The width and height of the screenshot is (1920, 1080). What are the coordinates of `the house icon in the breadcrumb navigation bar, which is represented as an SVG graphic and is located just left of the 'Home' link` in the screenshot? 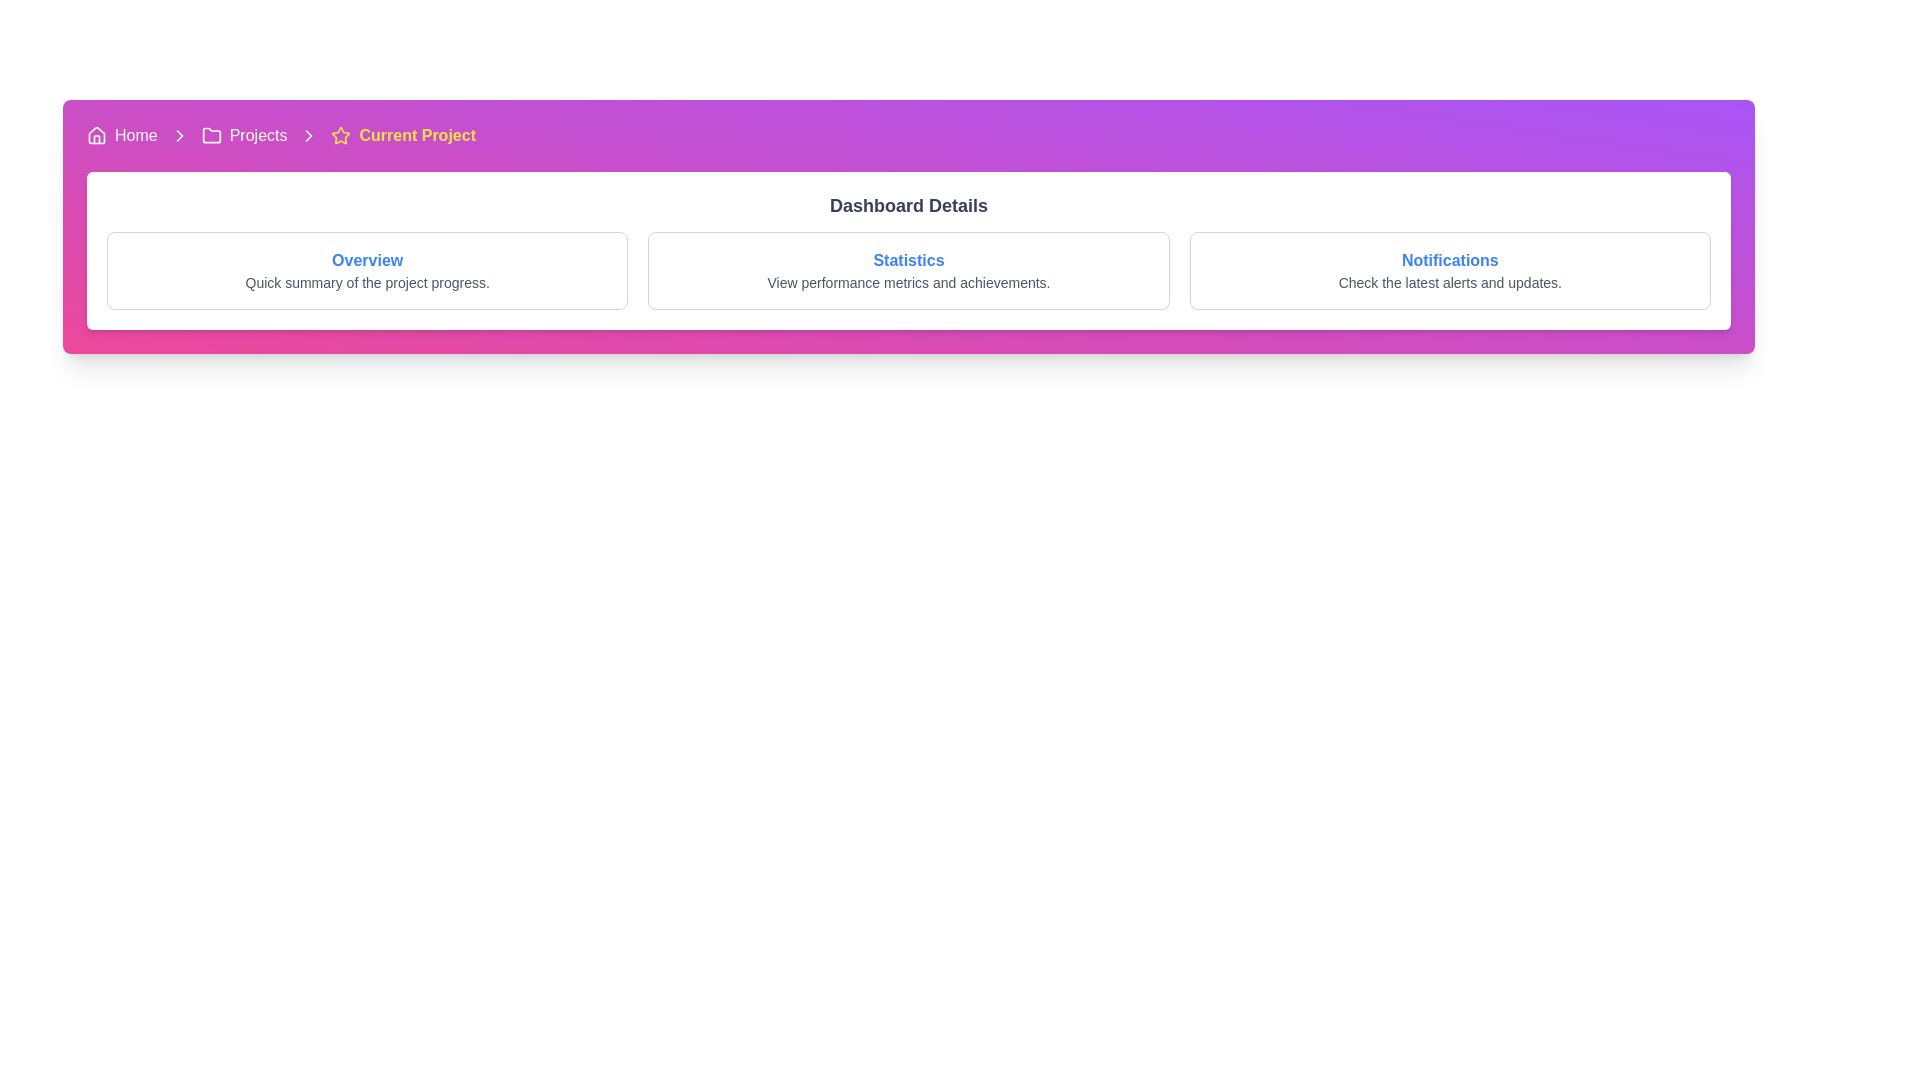 It's located at (95, 135).